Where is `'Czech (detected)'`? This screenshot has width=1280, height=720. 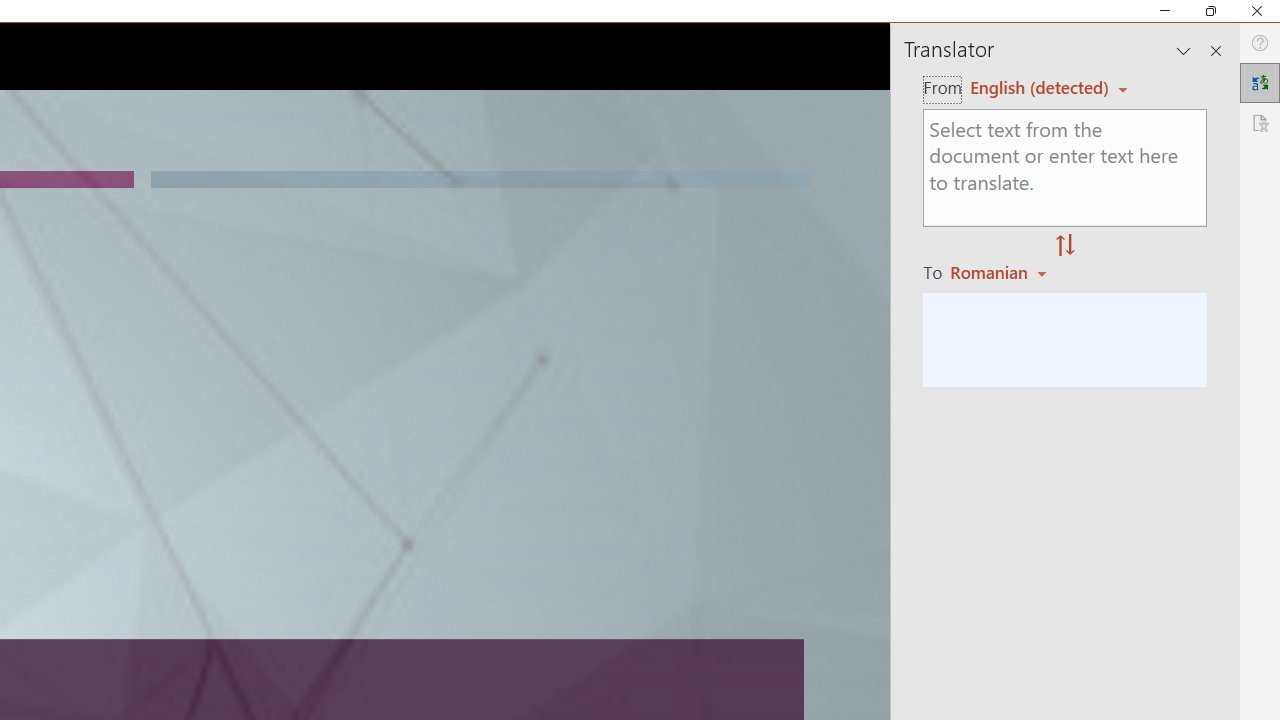 'Czech (detected)' is located at coordinates (1040, 86).